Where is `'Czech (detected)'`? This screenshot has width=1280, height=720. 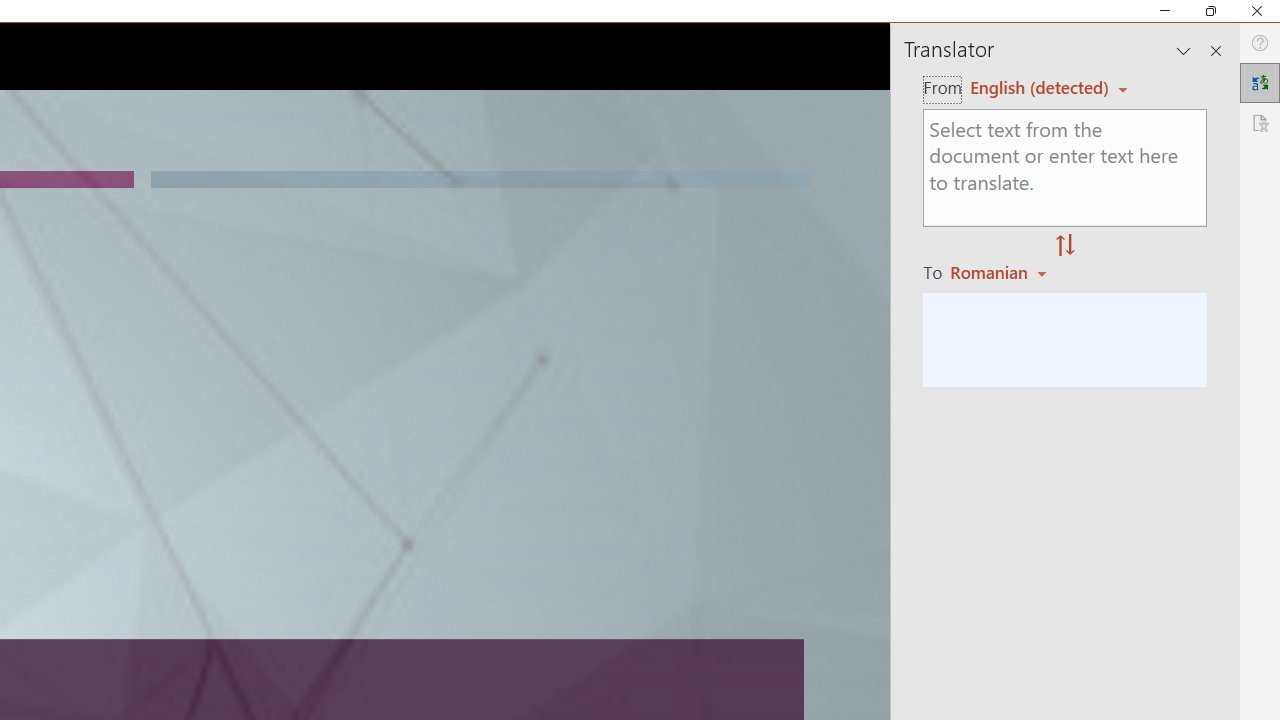 'Czech (detected)' is located at coordinates (1040, 86).